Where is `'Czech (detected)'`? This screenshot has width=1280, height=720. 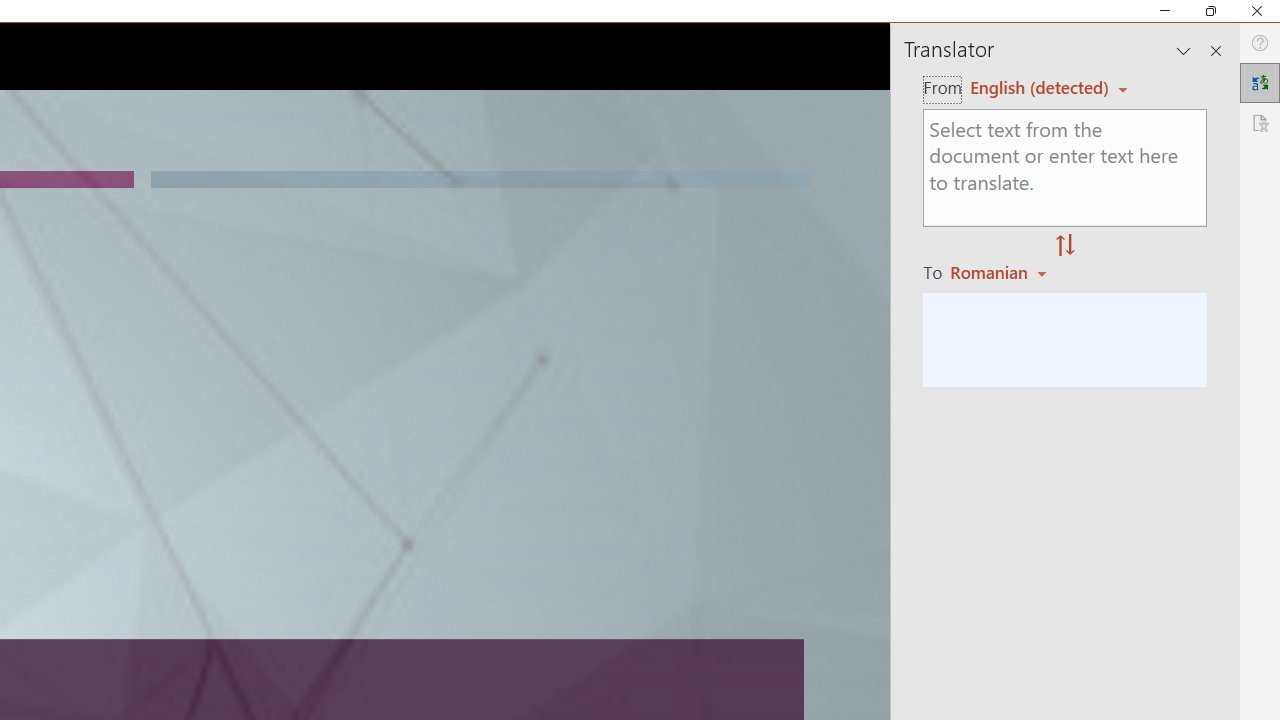 'Czech (detected)' is located at coordinates (1040, 86).